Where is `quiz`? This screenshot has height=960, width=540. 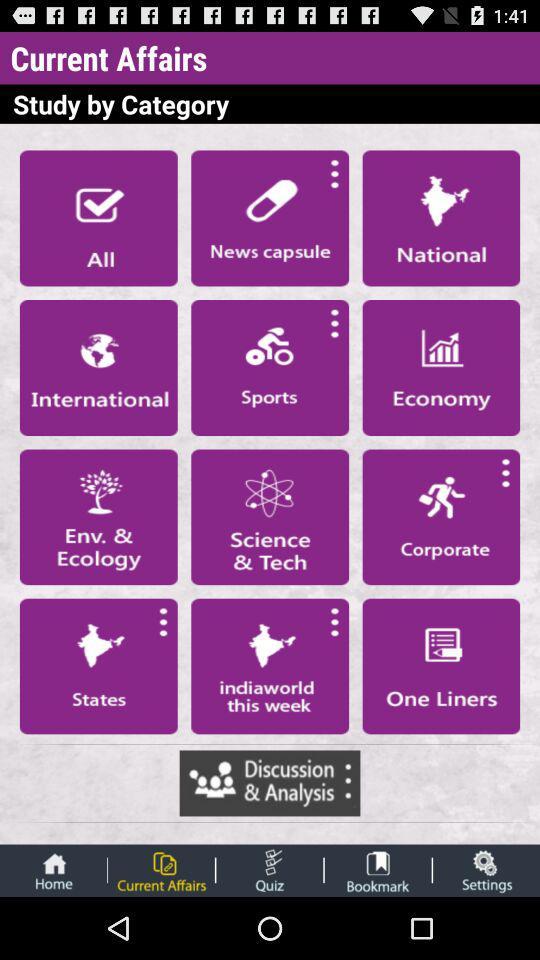 quiz is located at coordinates (269, 869).